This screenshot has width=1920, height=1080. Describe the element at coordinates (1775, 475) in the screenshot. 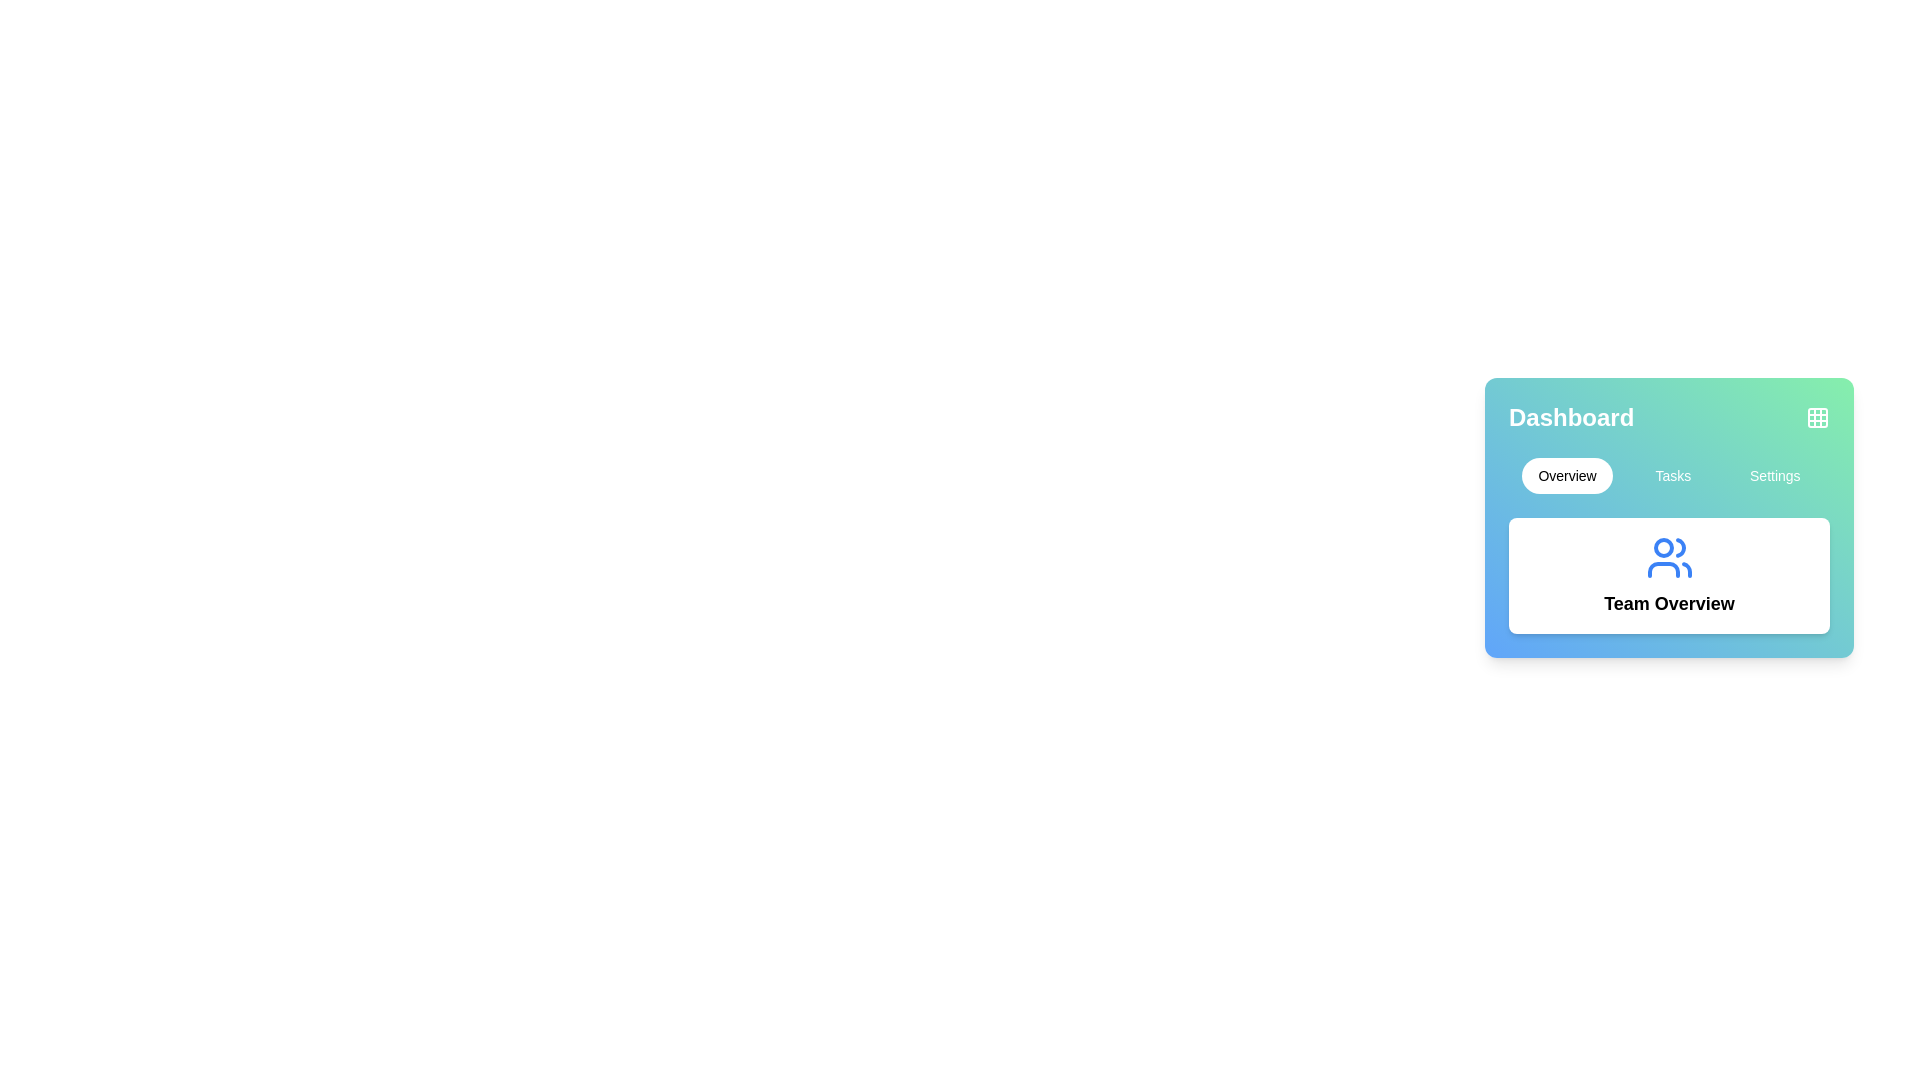

I see `the third button on the right, which grants access to settings related to the dashboard` at that location.